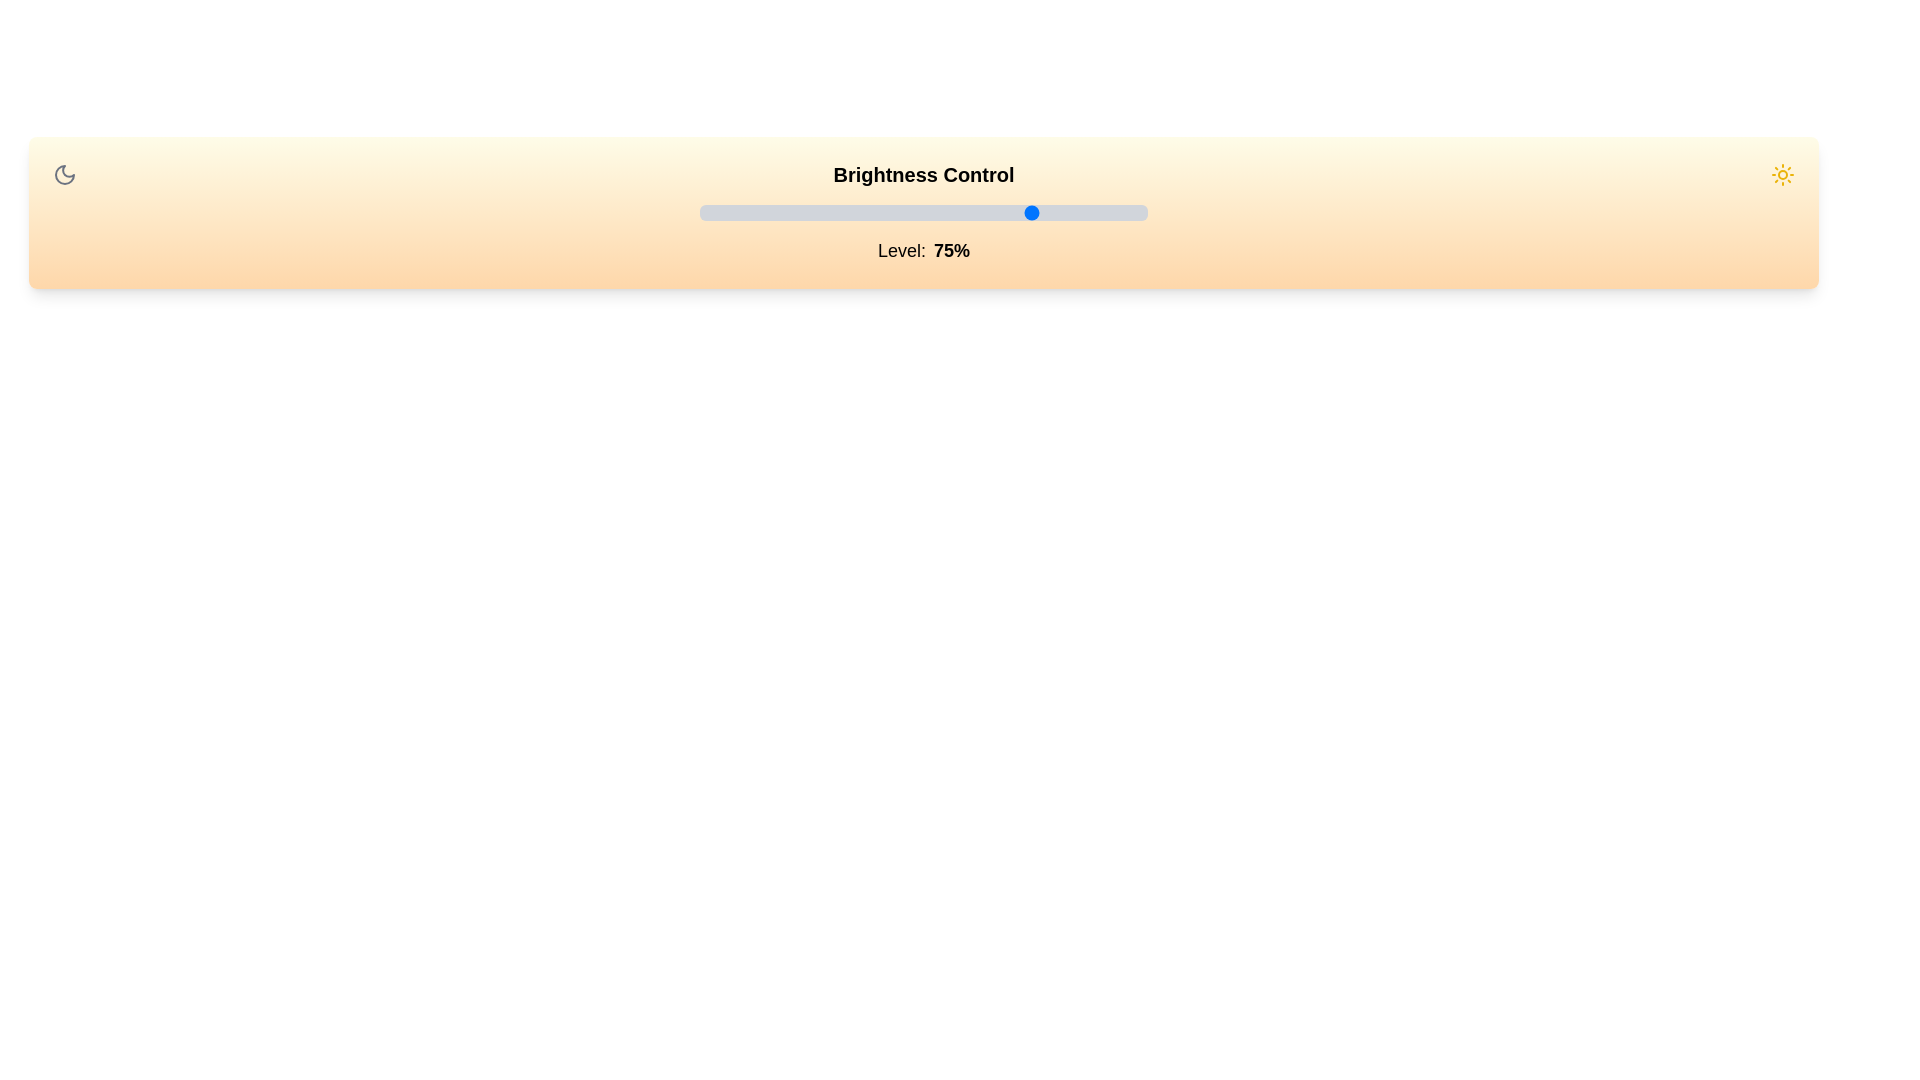 The width and height of the screenshot is (1920, 1080). Describe the element at coordinates (923, 212) in the screenshot. I see `the slider input field by clicking on its center` at that location.